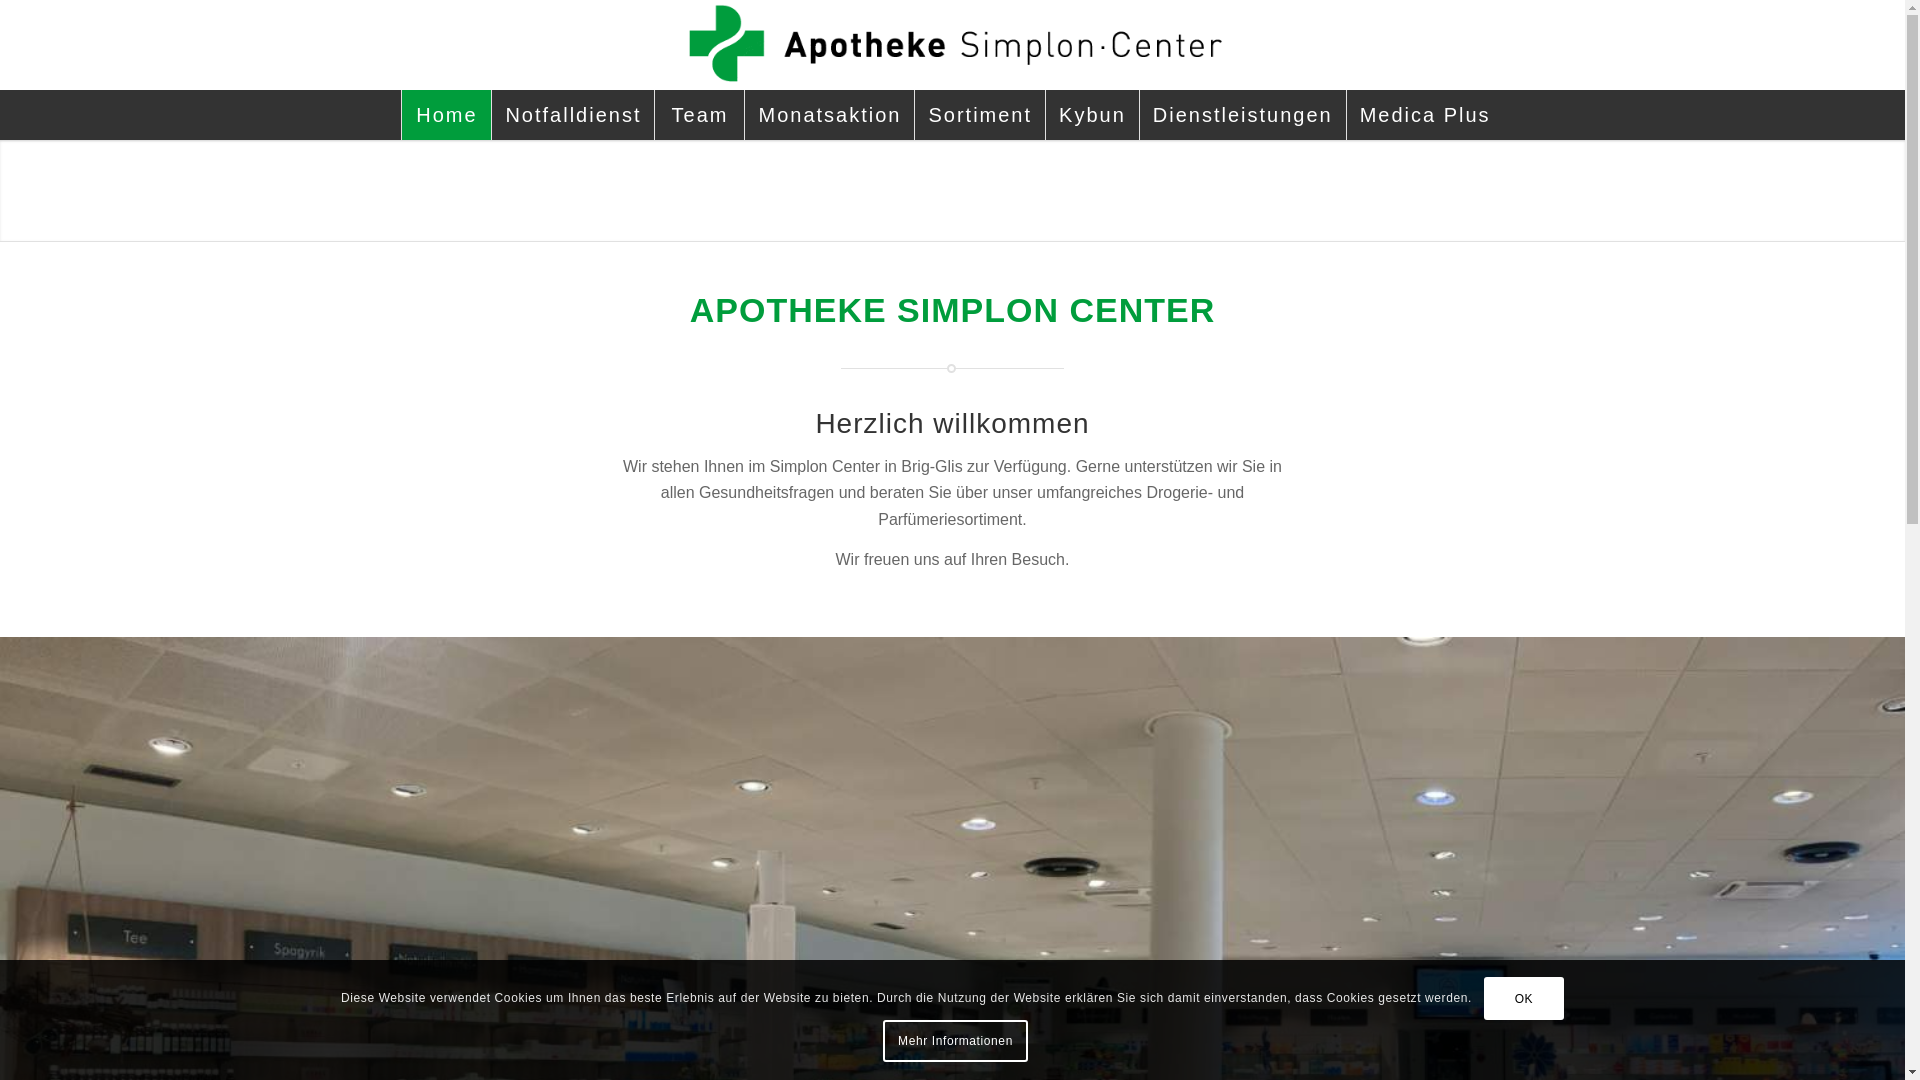 The image size is (1920, 1080). I want to click on 'Home', so click(400, 115).